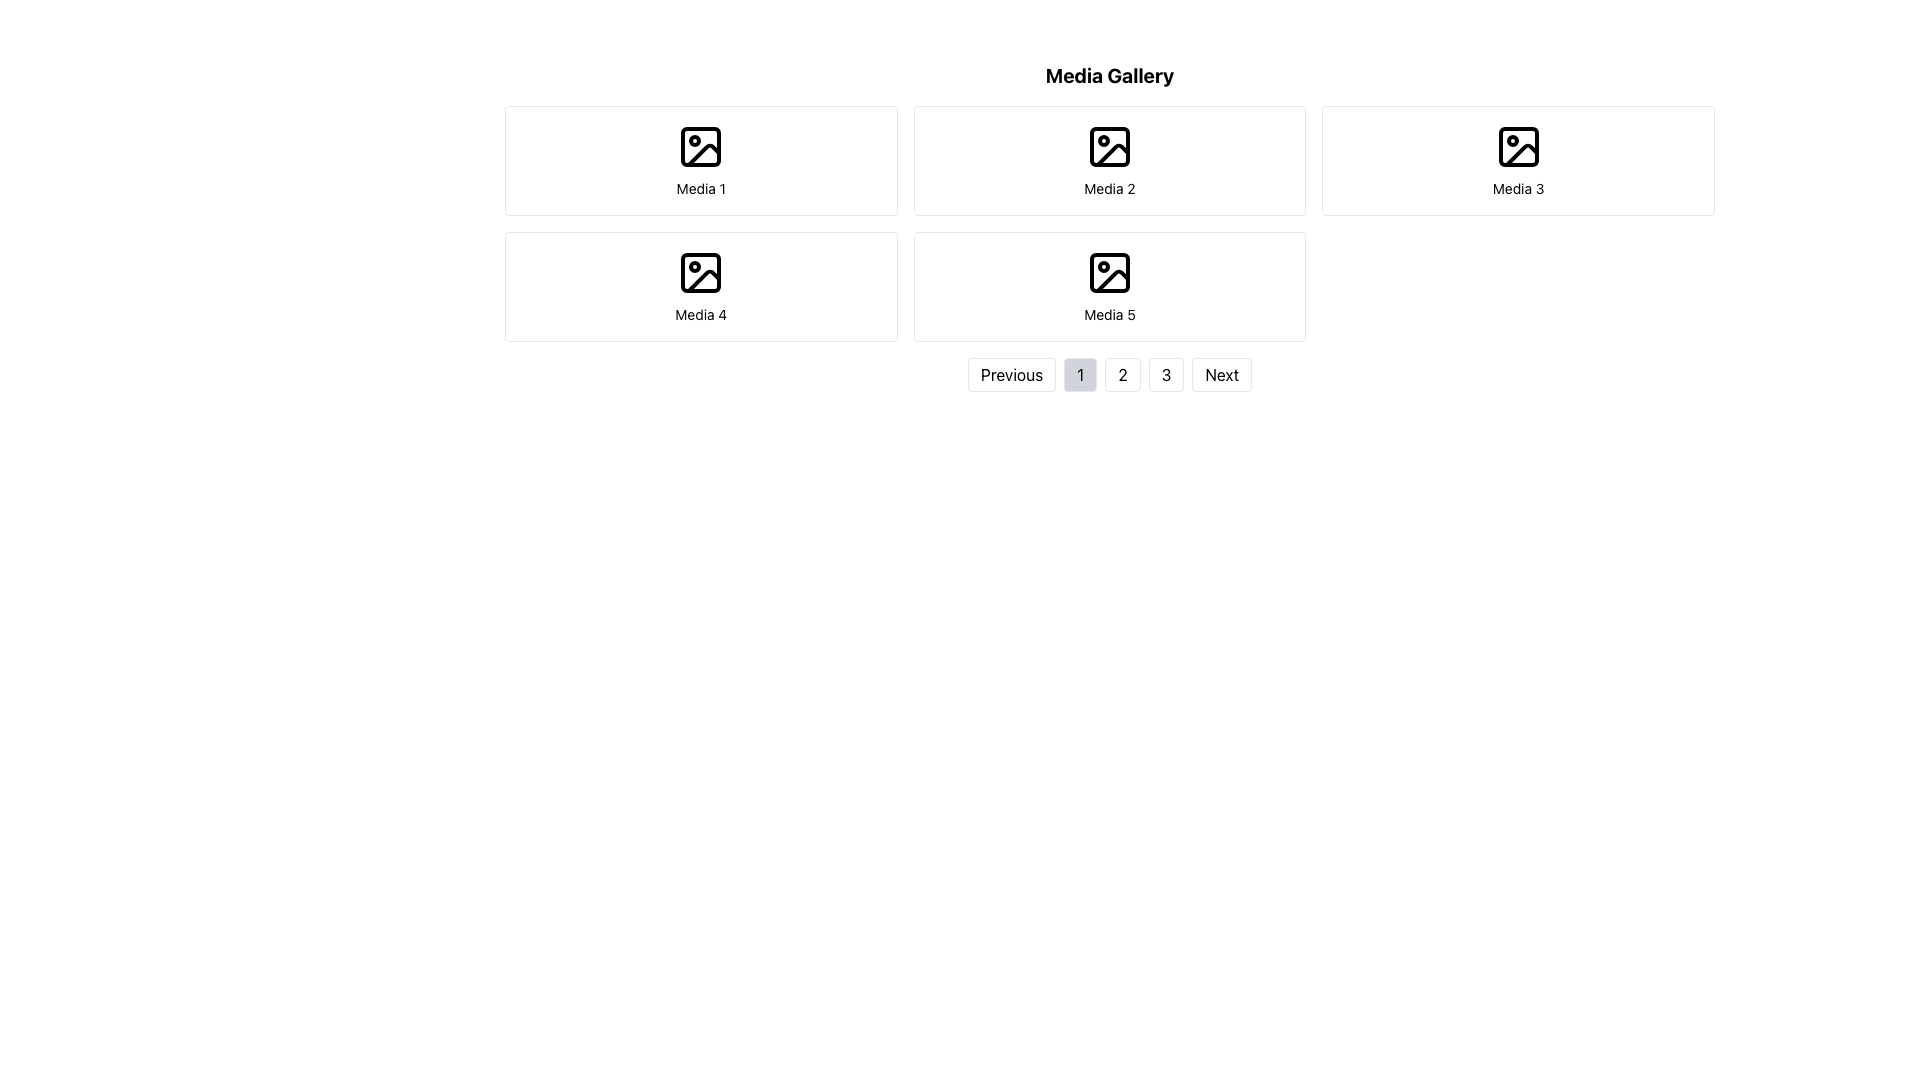 The width and height of the screenshot is (1920, 1080). Describe the element at coordinates (1518, 189) in the screenshot. I see `Text Label that identifies the media item in the top-right area of the media gallery layout, positioned below the image icon` at that location.